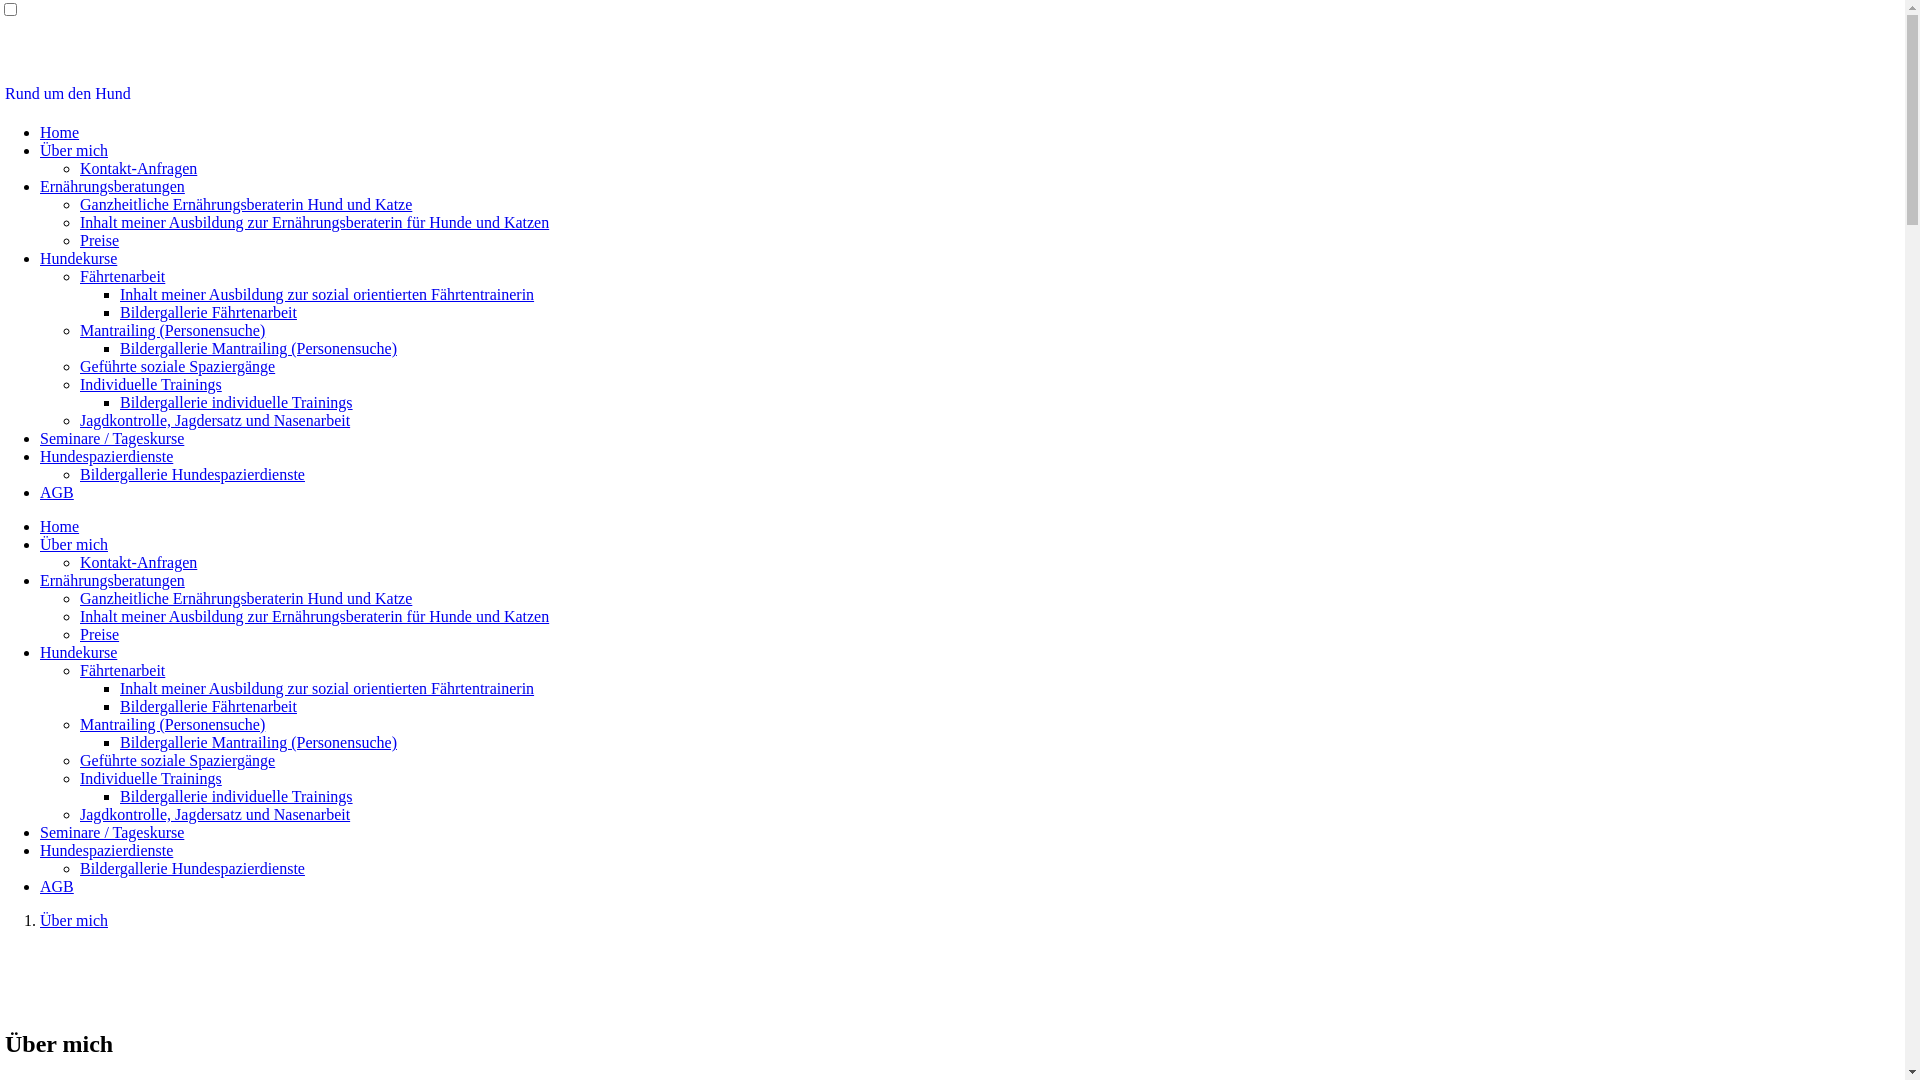 This screenshot has height=1080, width=1920. Describe the element at coordinates (110, 832) in the screenshot. I see `'Seminare / Tageskurse'` at that location.